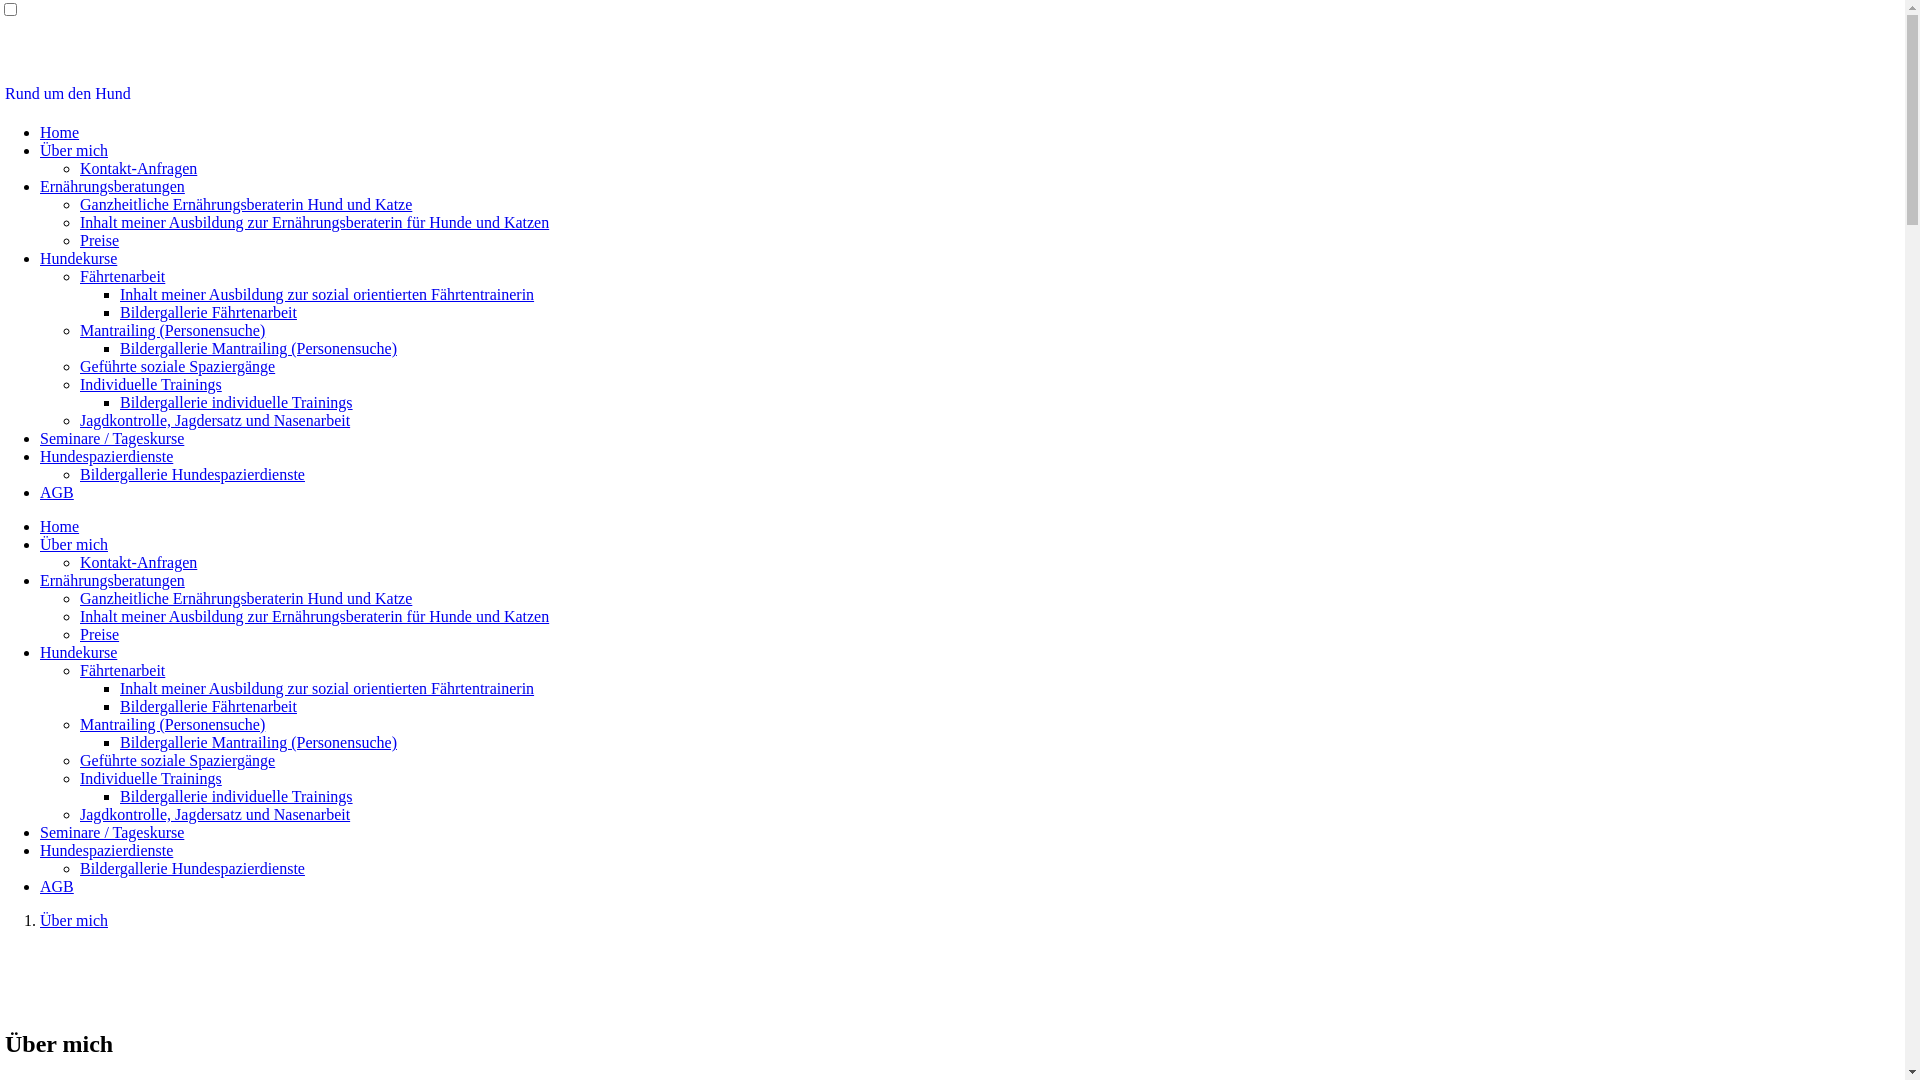 This screenshot has height=1080, width=1920. Describe the element at coordinates (110, 832) in the screenshot. I see `'Seminare / Tageskurse'` at that location.